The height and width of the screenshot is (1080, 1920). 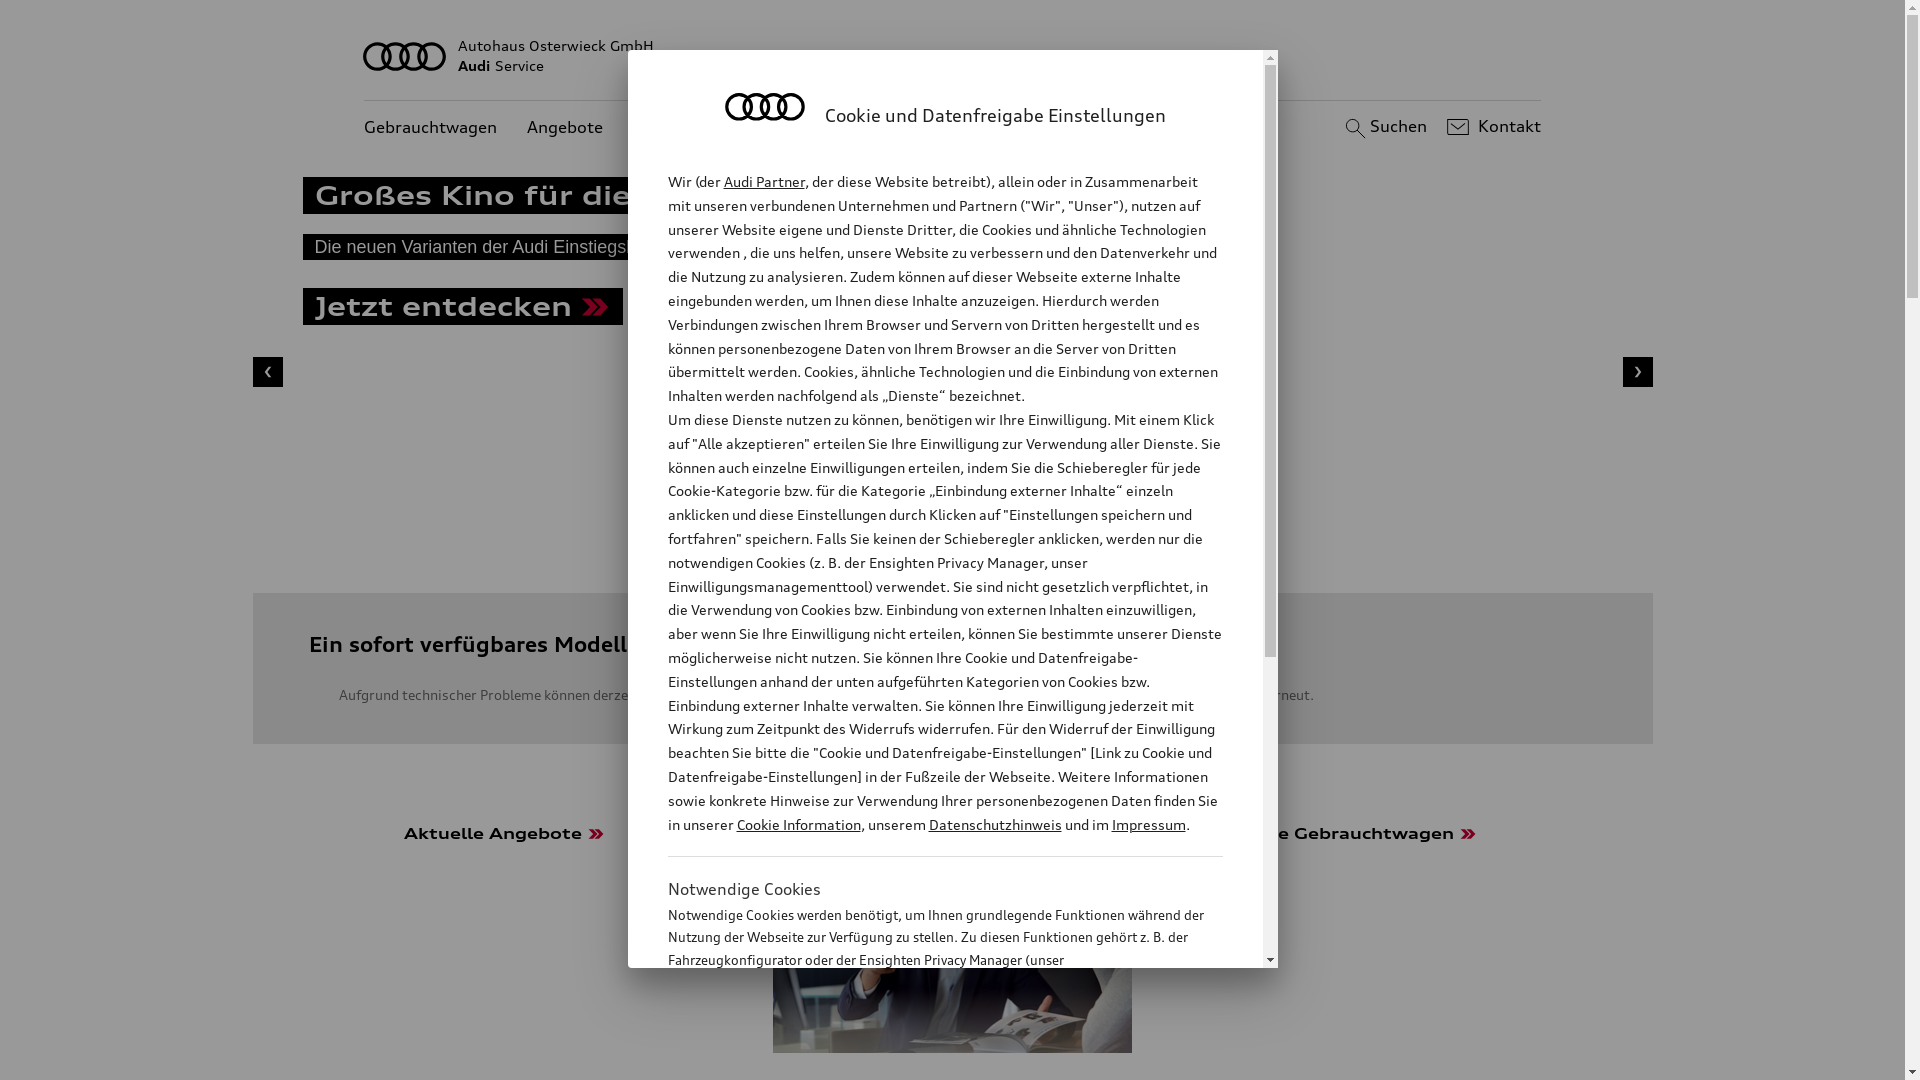 I want to click on 'Datenschutzhinweis', so click(x=994, y=824).